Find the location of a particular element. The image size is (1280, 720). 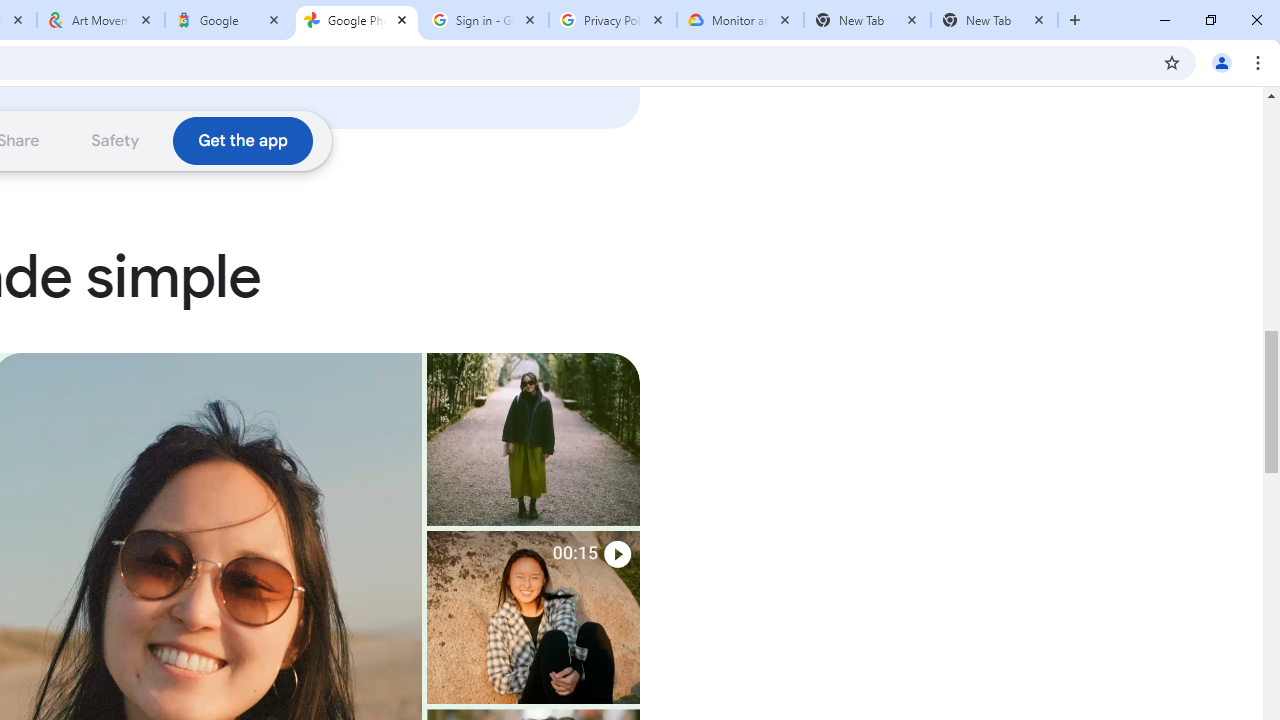

'Download the Google Photos app' is located at coordinates (242, 139).